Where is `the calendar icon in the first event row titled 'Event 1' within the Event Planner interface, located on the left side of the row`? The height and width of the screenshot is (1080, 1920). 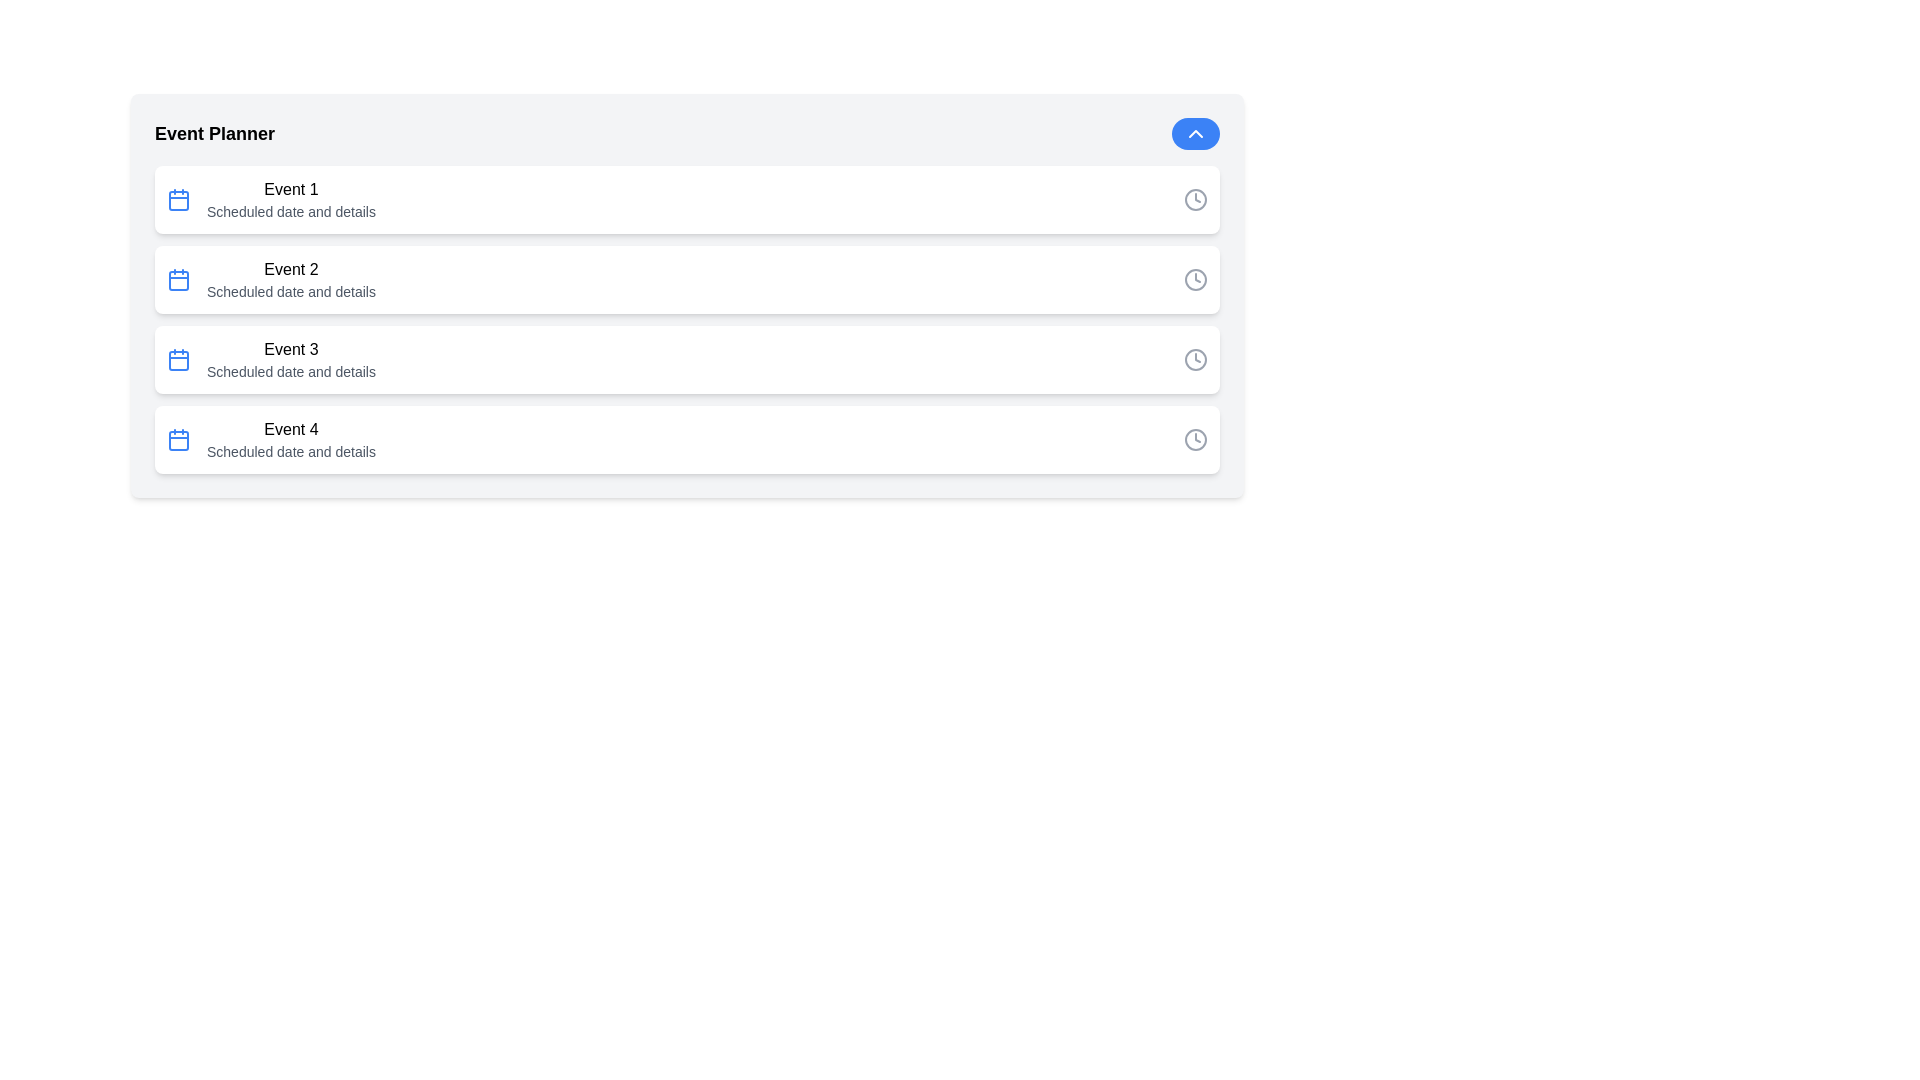 the calendar icon in the first event row titled 'Event 1' within the Event Planner interface, located on the left side of the row is located at coordinates (178, 200).